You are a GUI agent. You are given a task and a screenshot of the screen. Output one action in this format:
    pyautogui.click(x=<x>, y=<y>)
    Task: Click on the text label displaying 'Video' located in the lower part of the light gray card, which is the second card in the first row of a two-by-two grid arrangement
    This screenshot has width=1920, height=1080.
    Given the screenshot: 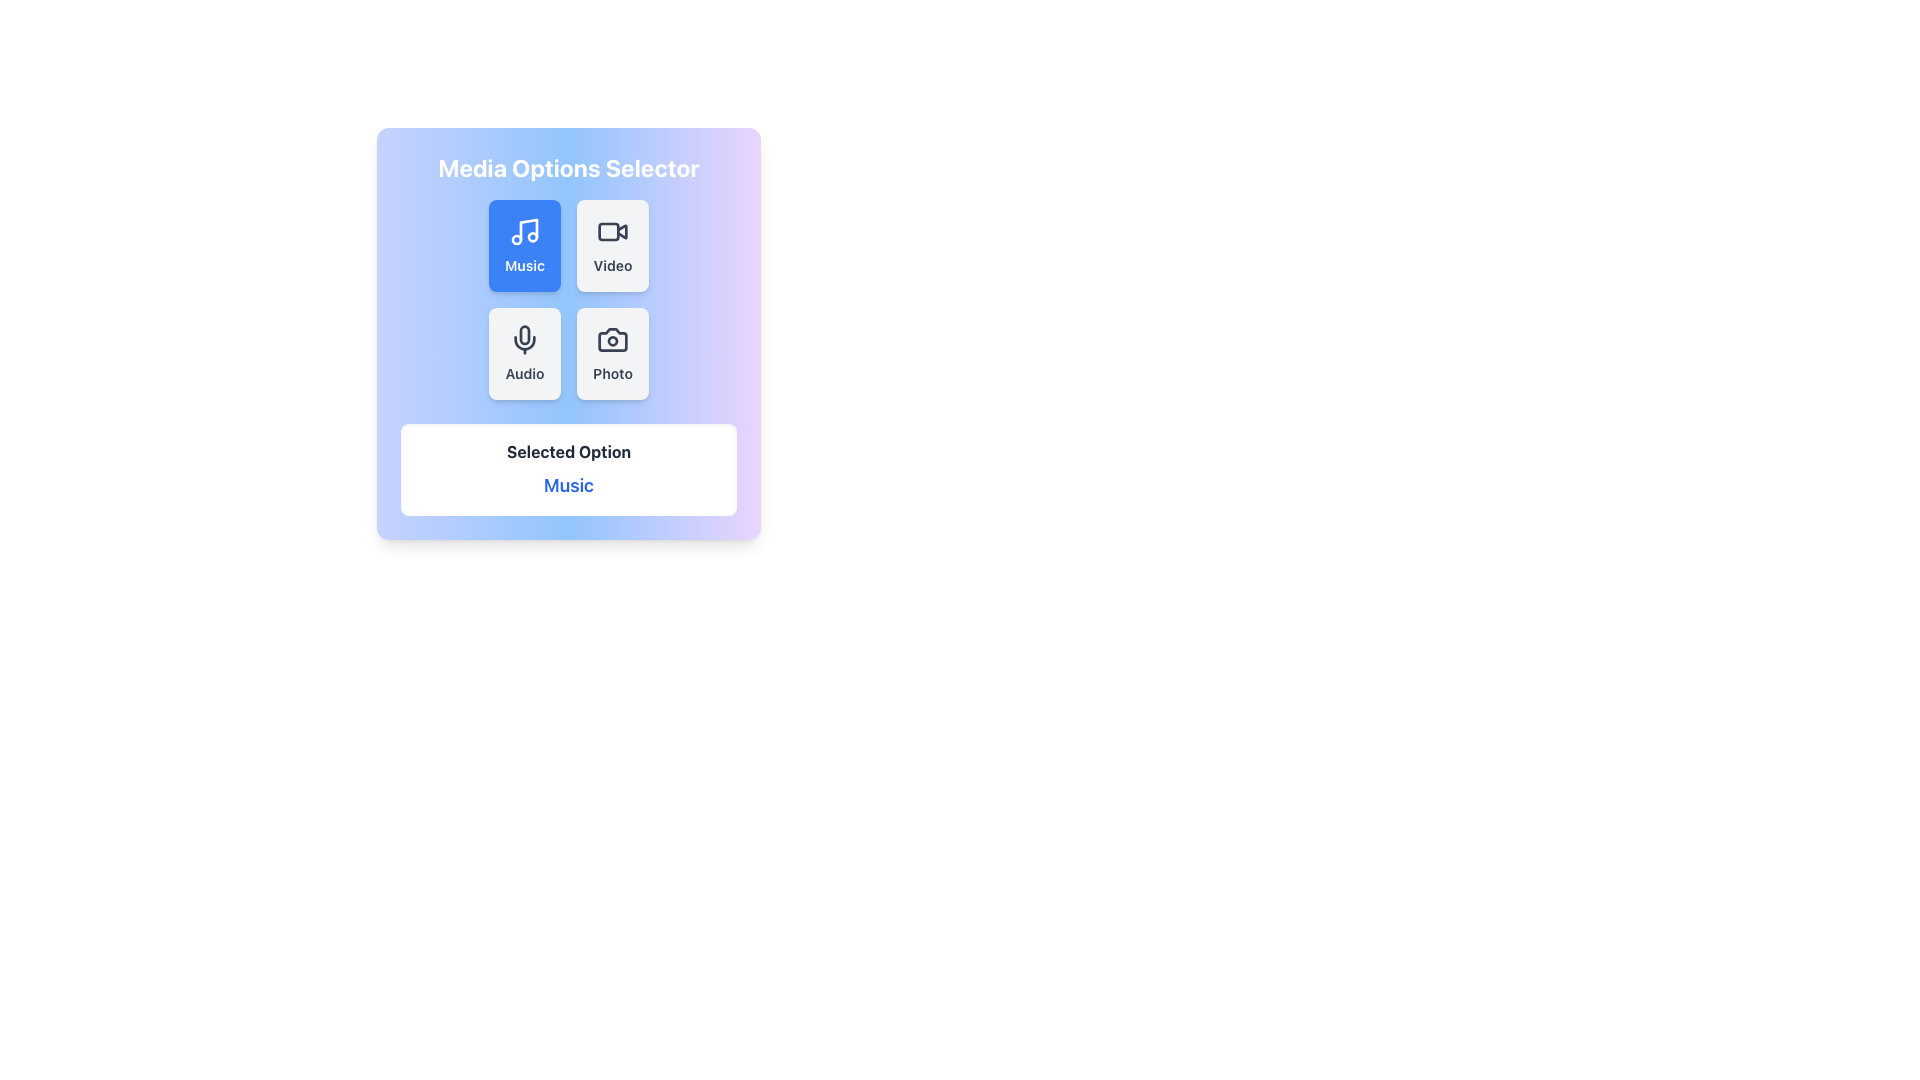 What is the action you would take?
    pyautogui.click(x=612, y=265)
    